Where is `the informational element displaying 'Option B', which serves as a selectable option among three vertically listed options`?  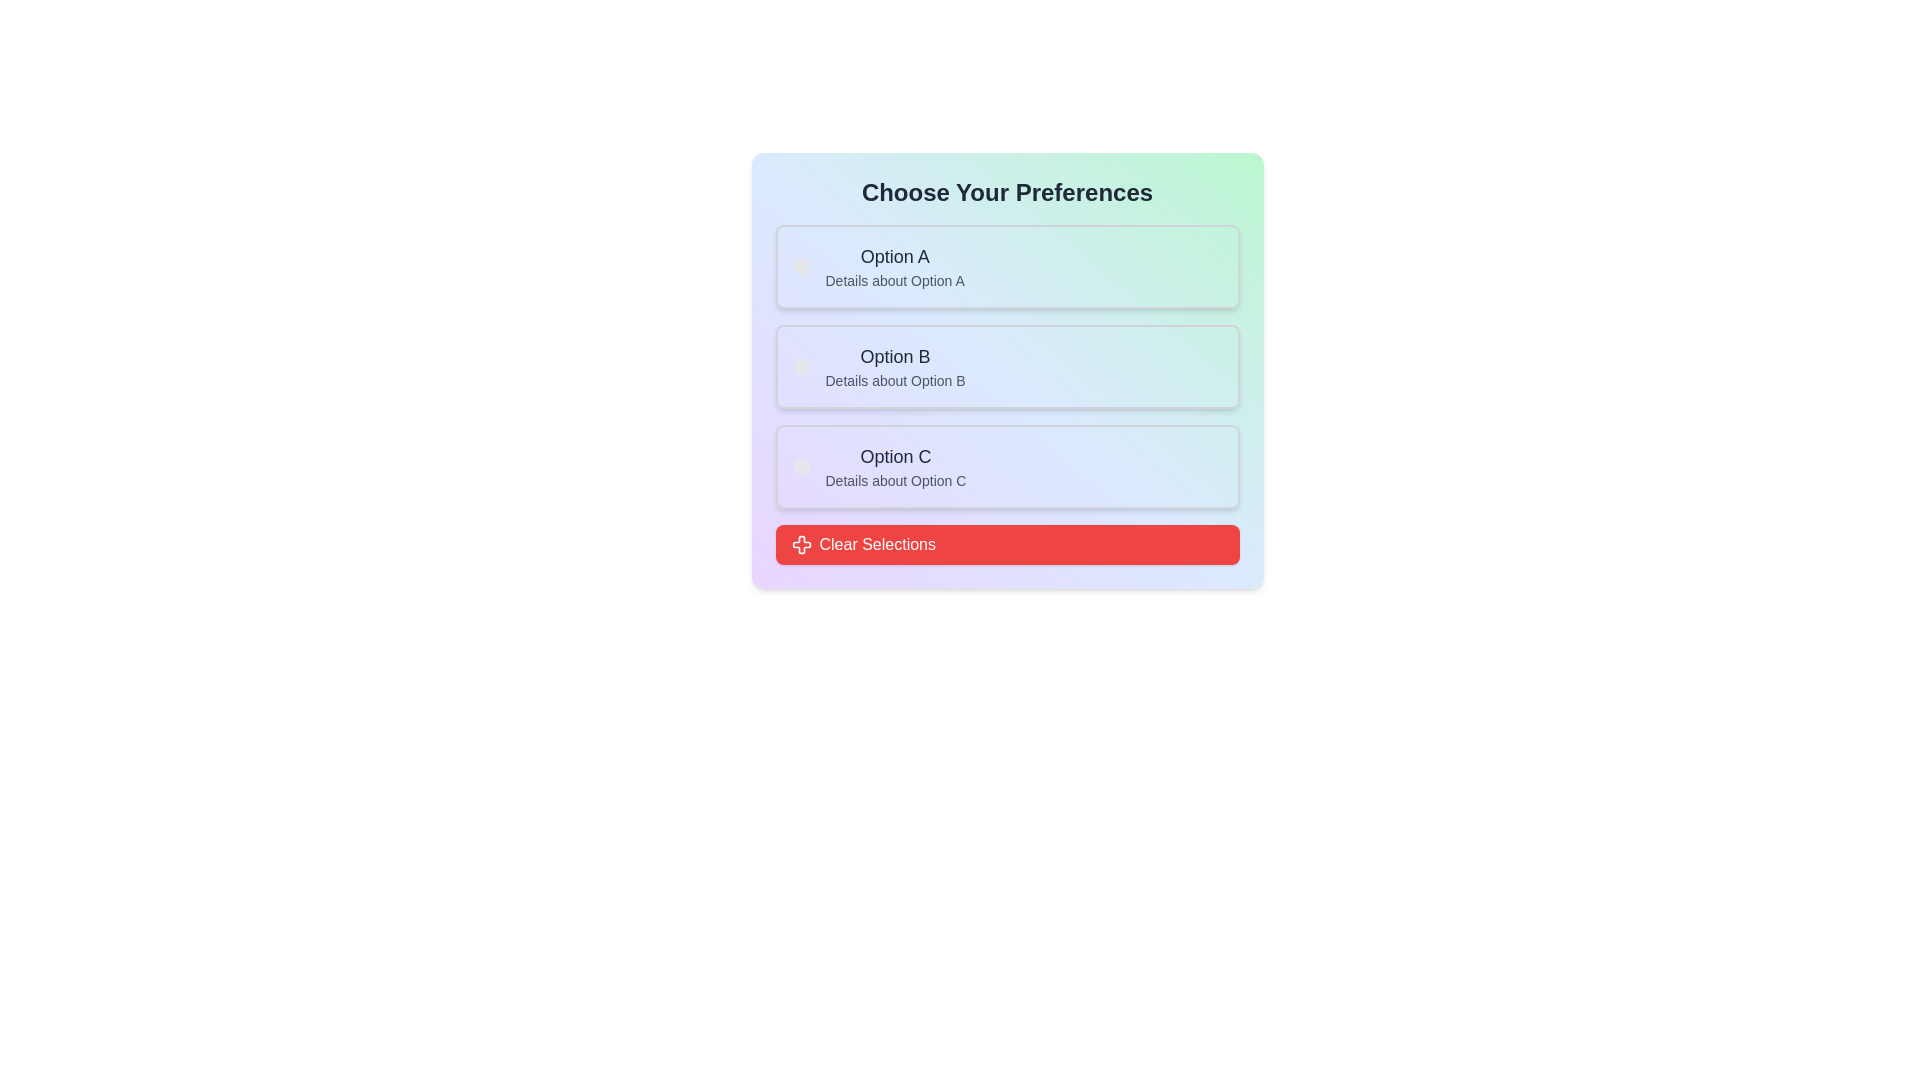
the informational element displaying 'Option B', which serves as a selectable option among three vertically listed options is located at coordinates (894, 366).